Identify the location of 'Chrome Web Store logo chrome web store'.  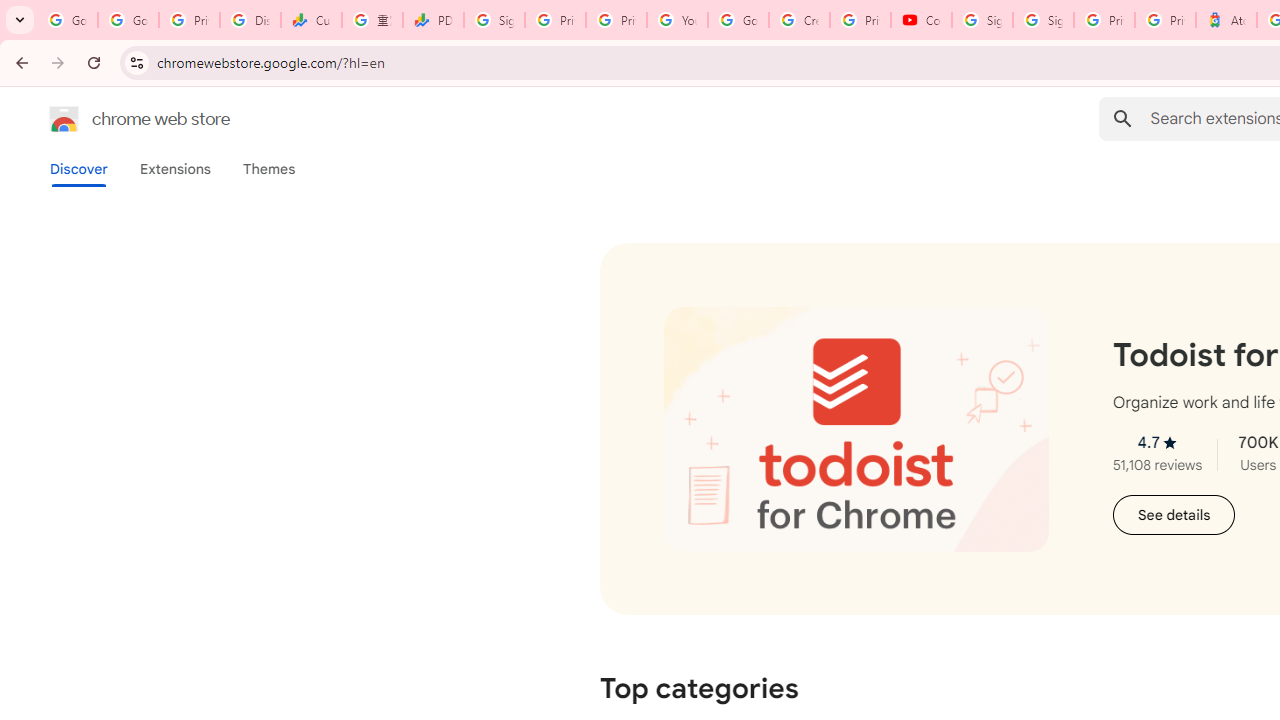
(118, 119).